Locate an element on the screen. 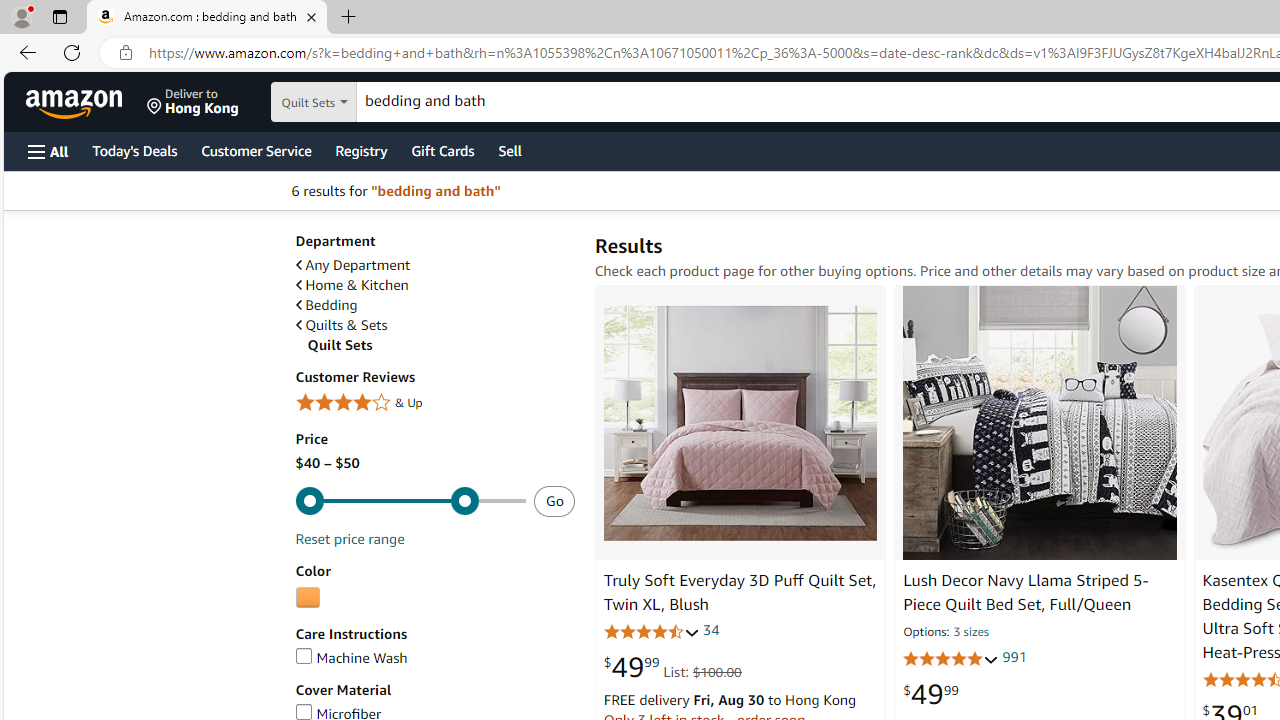 This screenshot has width=1280, height=720. 'Maximum' is located at coordinates (409, 500).